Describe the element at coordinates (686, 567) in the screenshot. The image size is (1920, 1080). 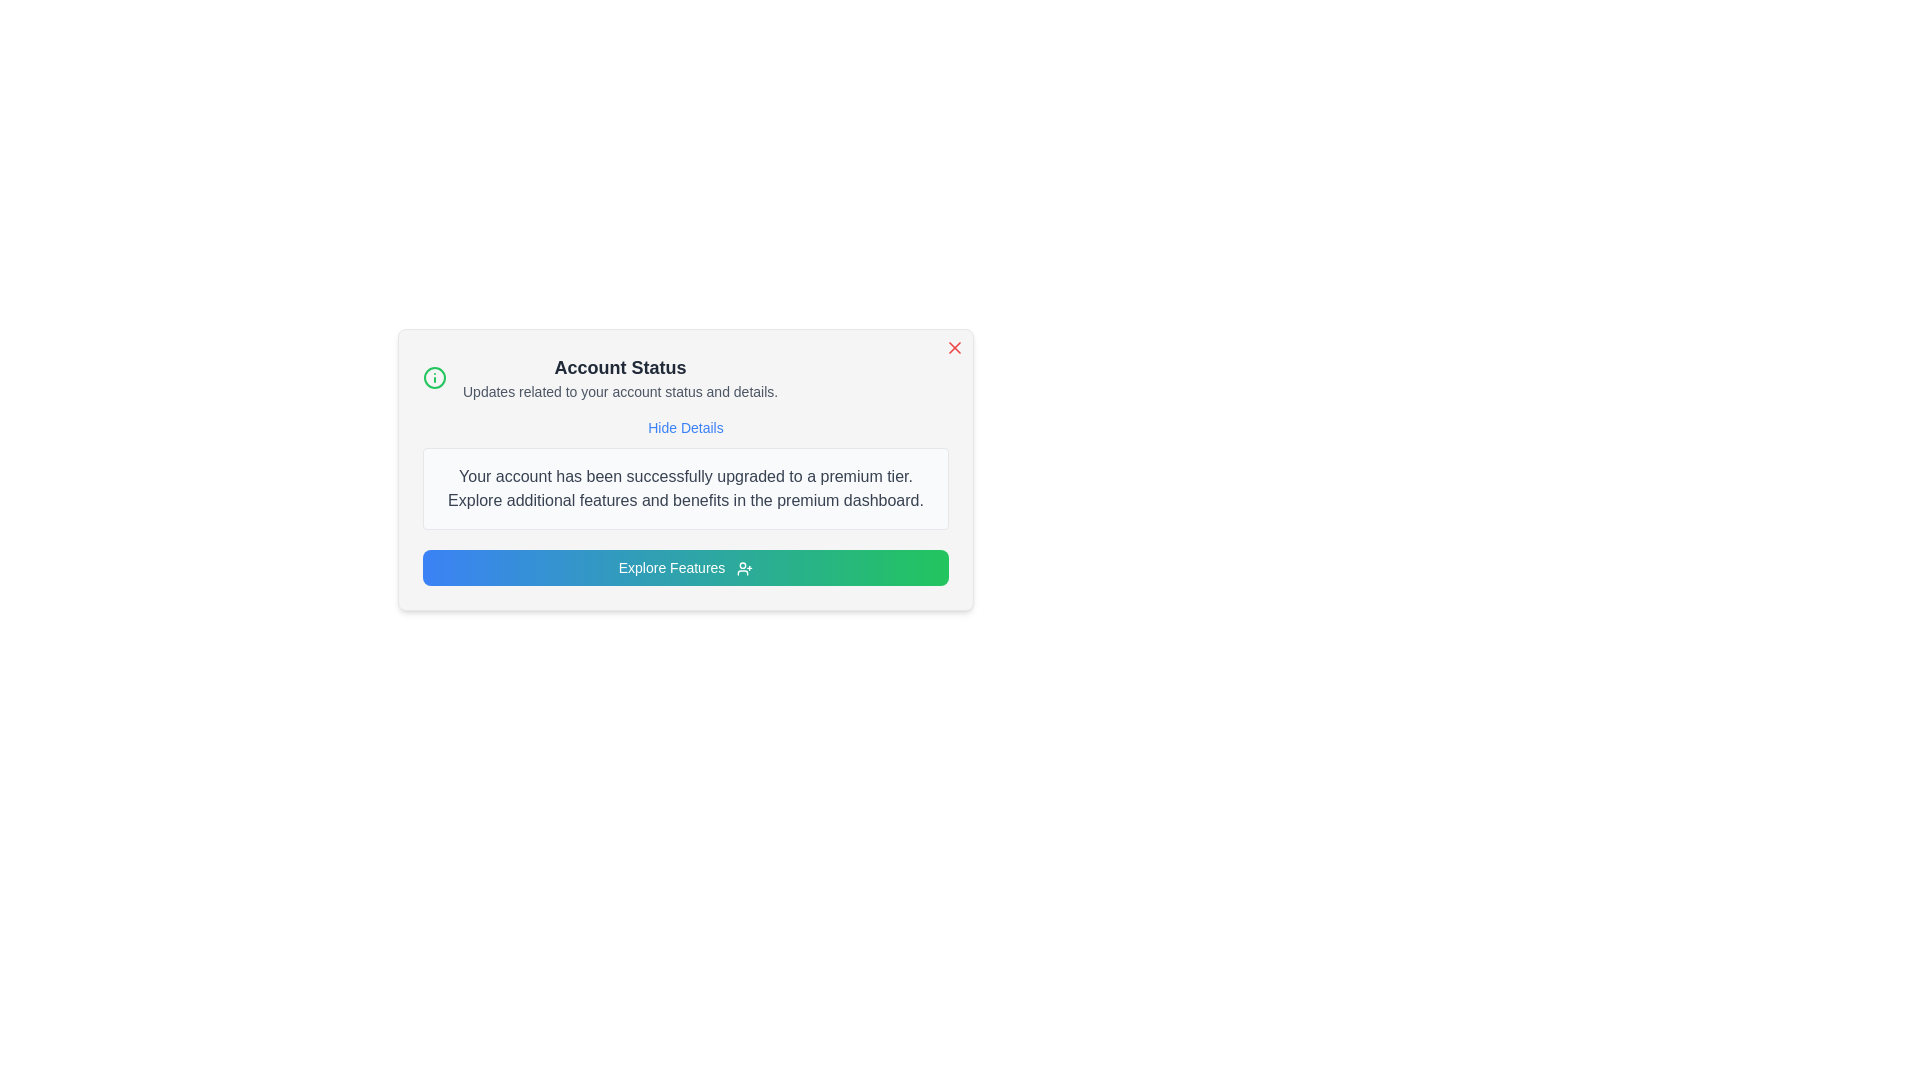
I see `the 'Explore Features' button` at that location.